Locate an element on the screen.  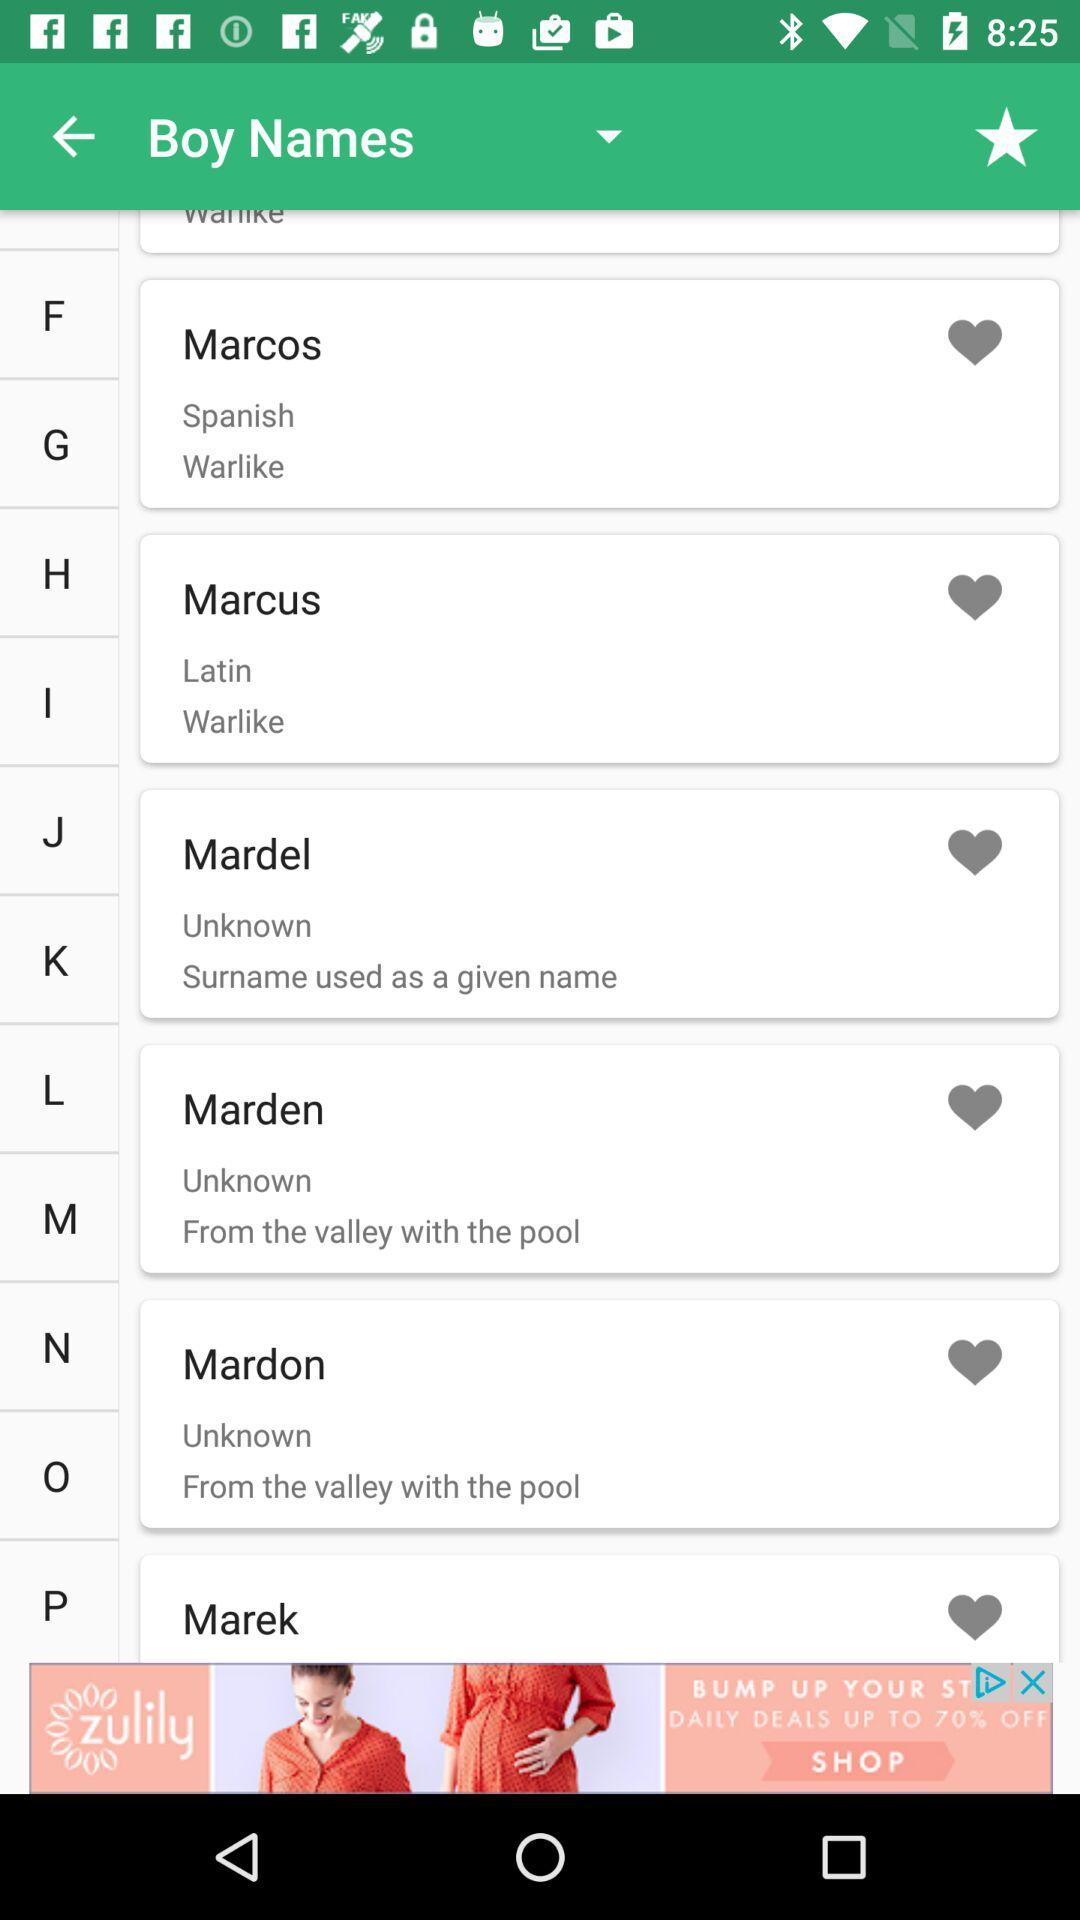
click on advertisements is located at coordinates (540, 1727).